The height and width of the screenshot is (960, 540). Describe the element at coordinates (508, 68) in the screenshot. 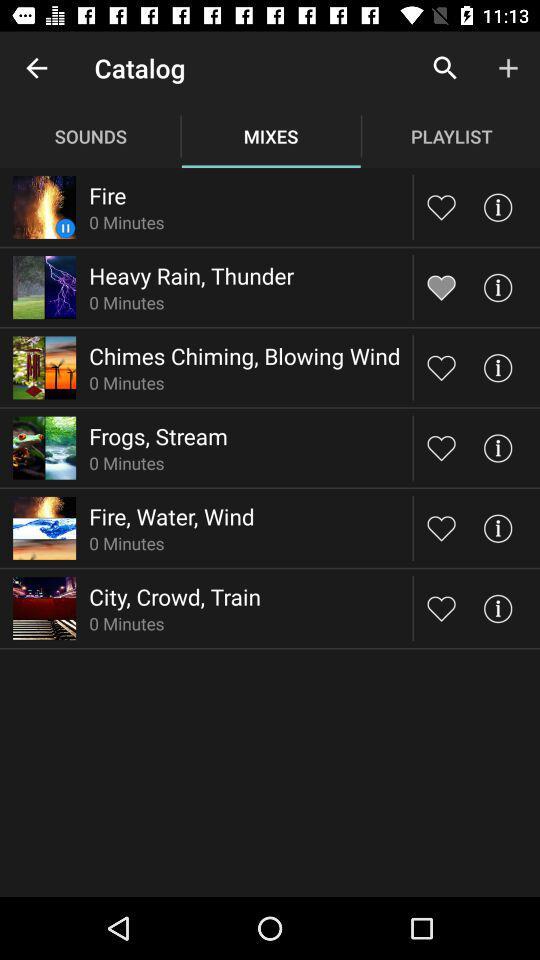

I see `icon above playlist icon` at that location.